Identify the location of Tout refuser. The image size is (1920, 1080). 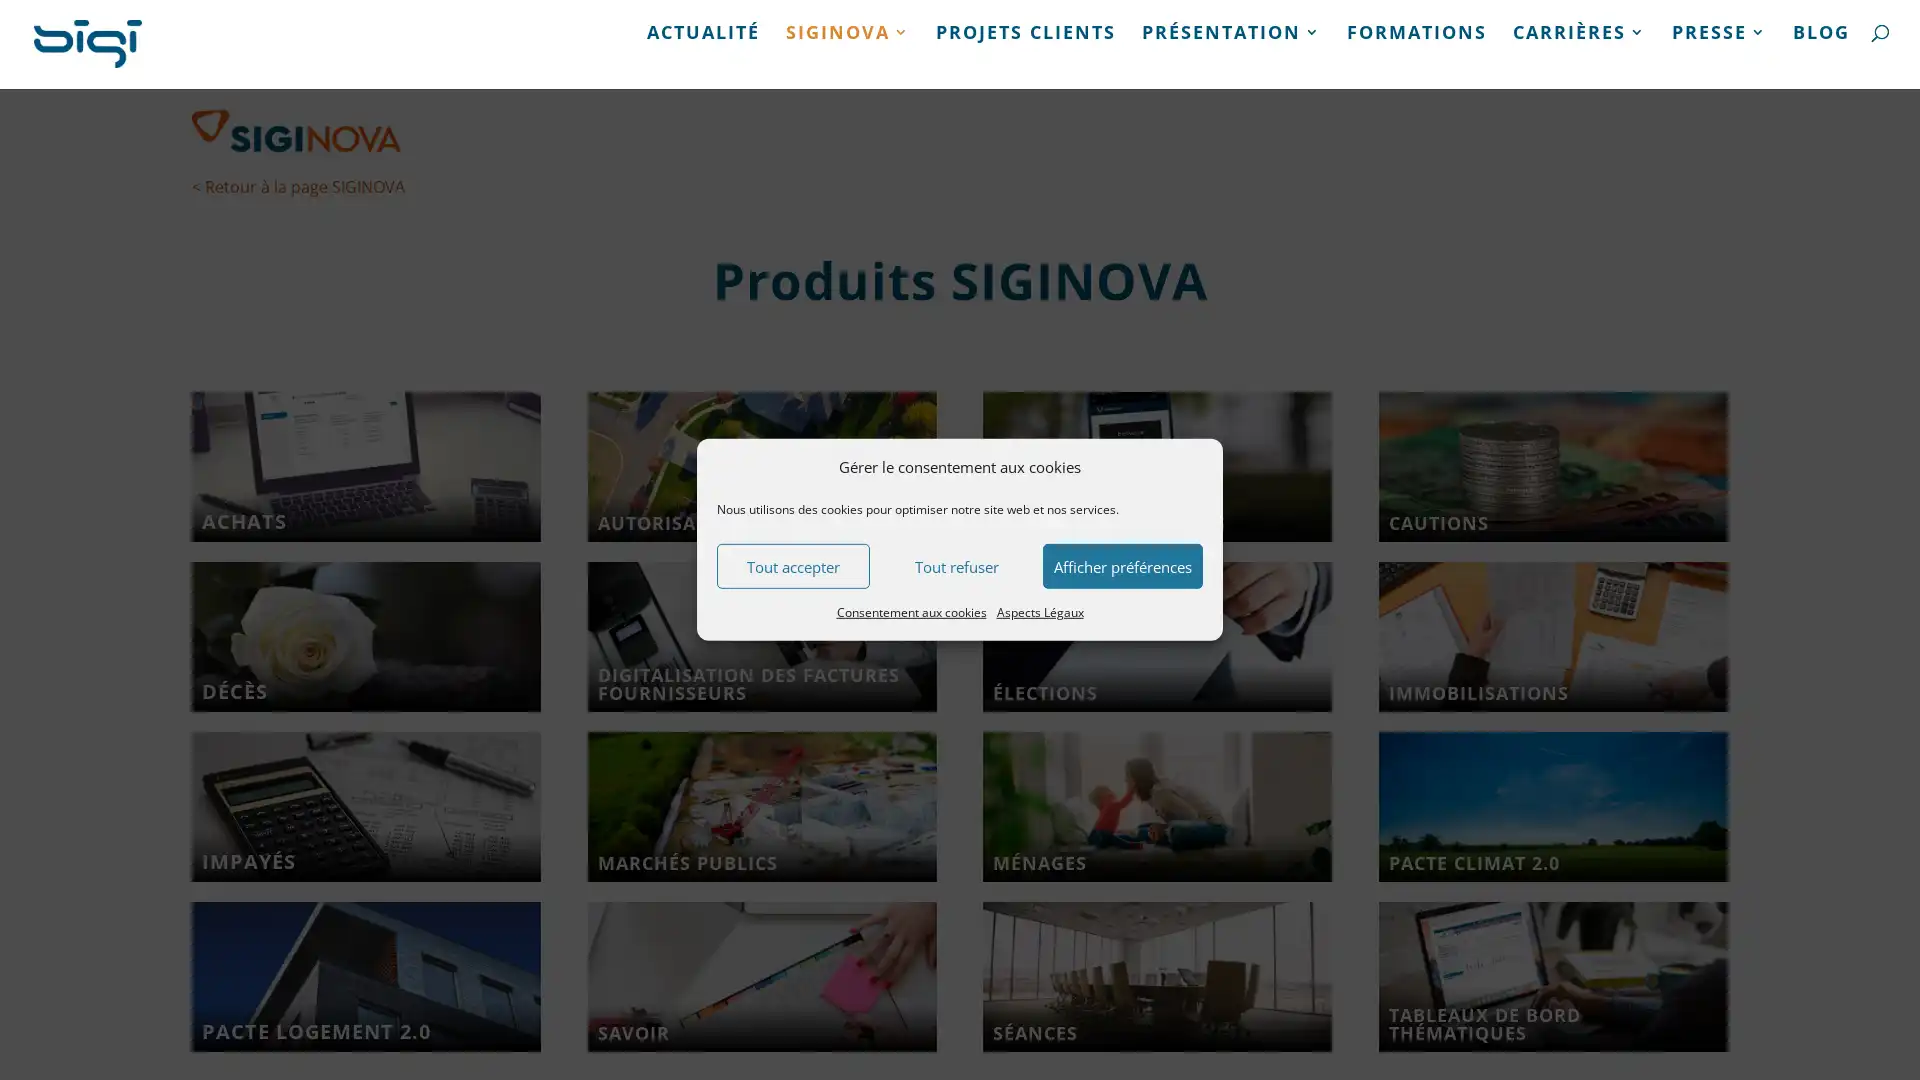
(955, 566).